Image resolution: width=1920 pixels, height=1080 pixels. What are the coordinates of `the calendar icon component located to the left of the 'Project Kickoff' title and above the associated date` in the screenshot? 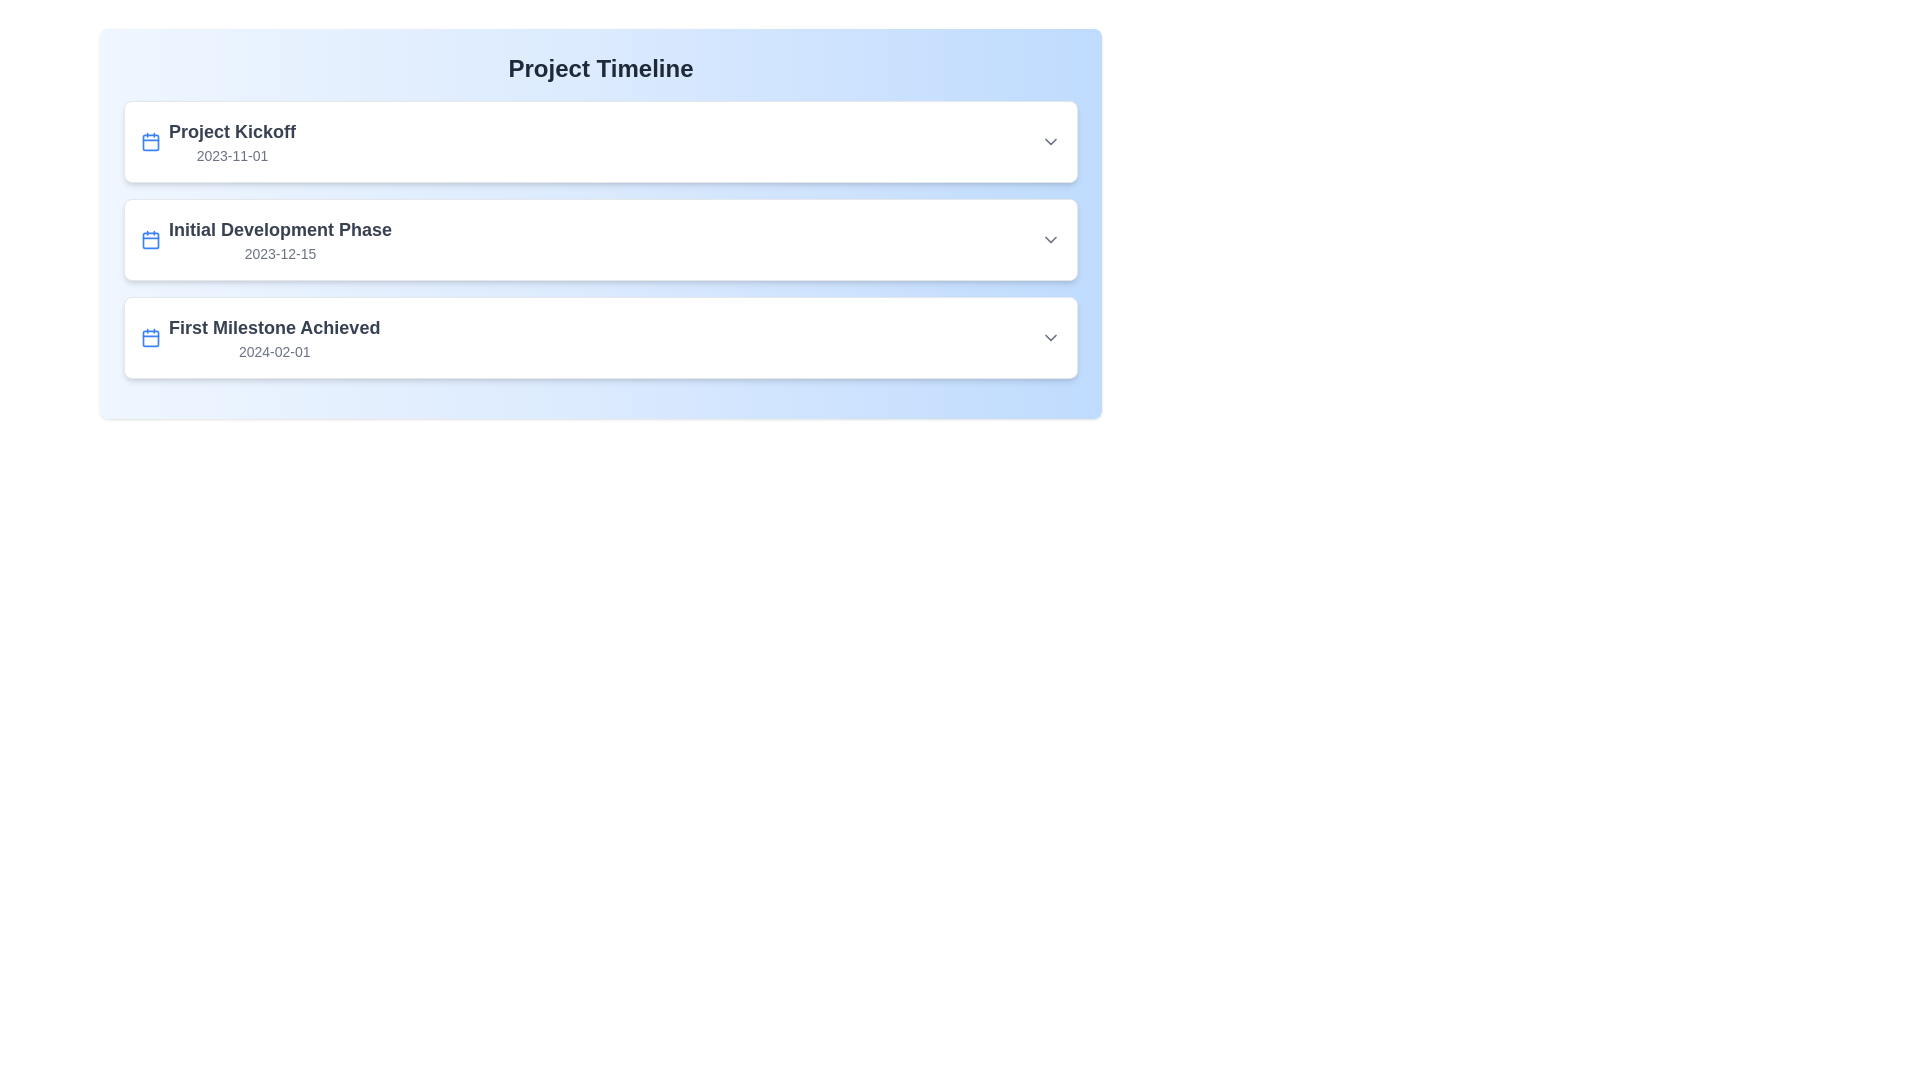 It's located at (149, 141).